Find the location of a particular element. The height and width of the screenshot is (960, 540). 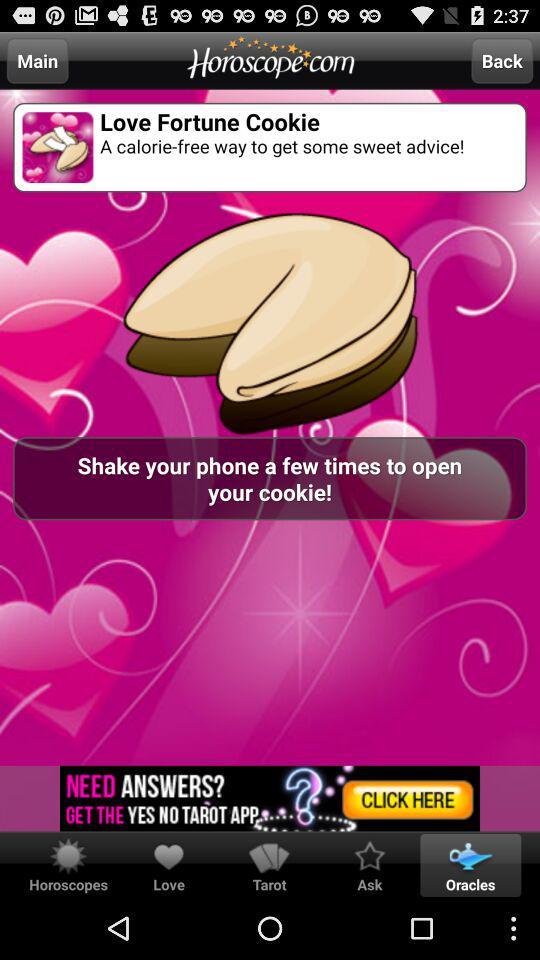

advertisement is located at coordinates (270, 798).